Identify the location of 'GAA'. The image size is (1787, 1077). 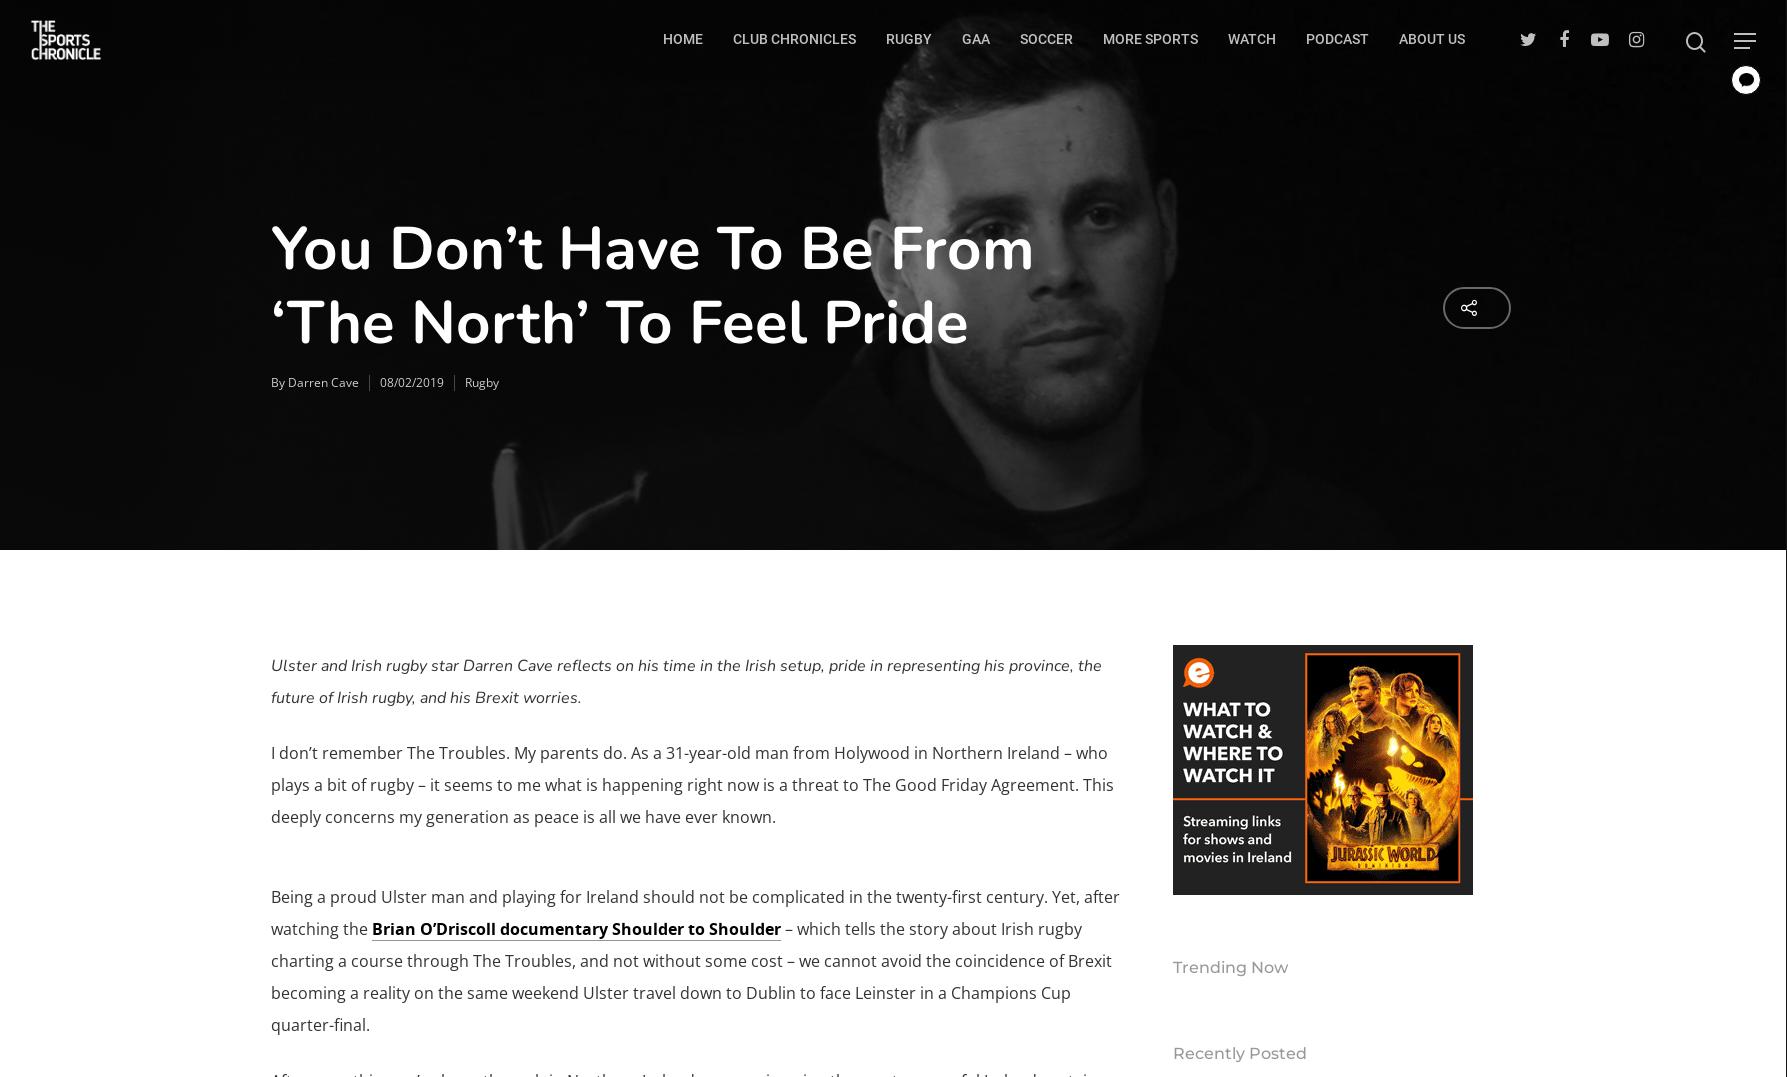
(975, 37).